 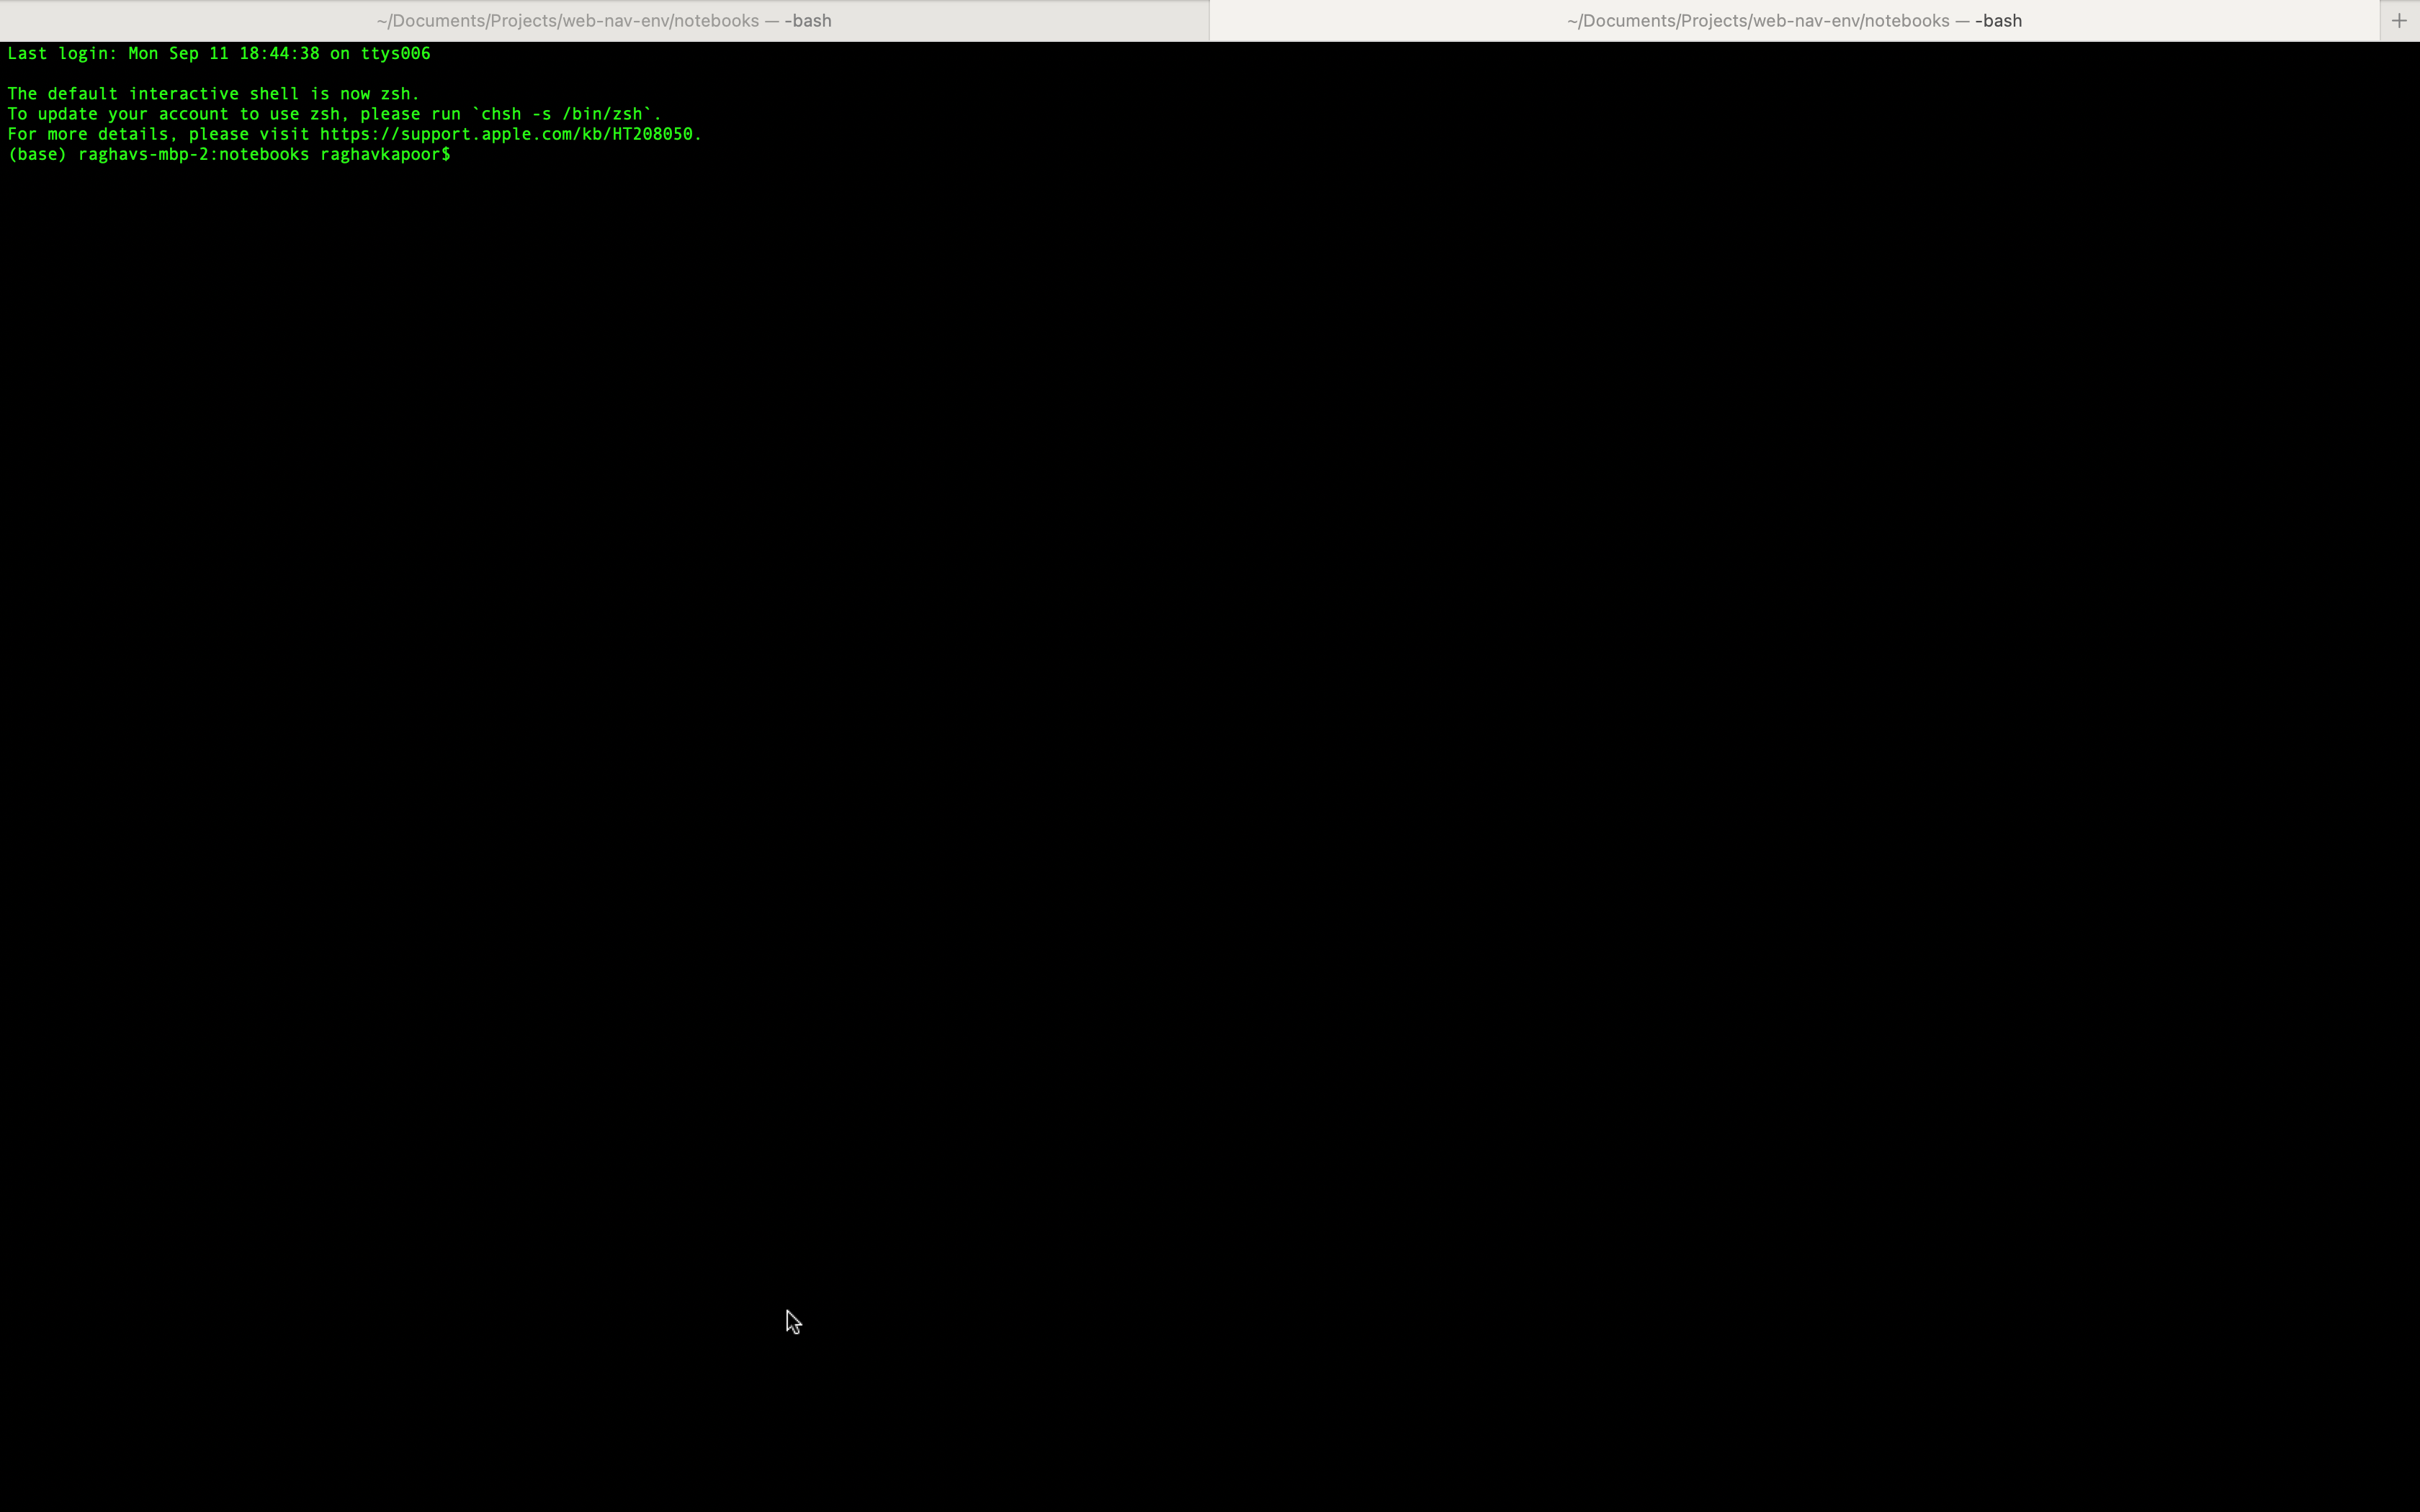 I want to click on show inspector using right click, so click(x=1213, y=840).